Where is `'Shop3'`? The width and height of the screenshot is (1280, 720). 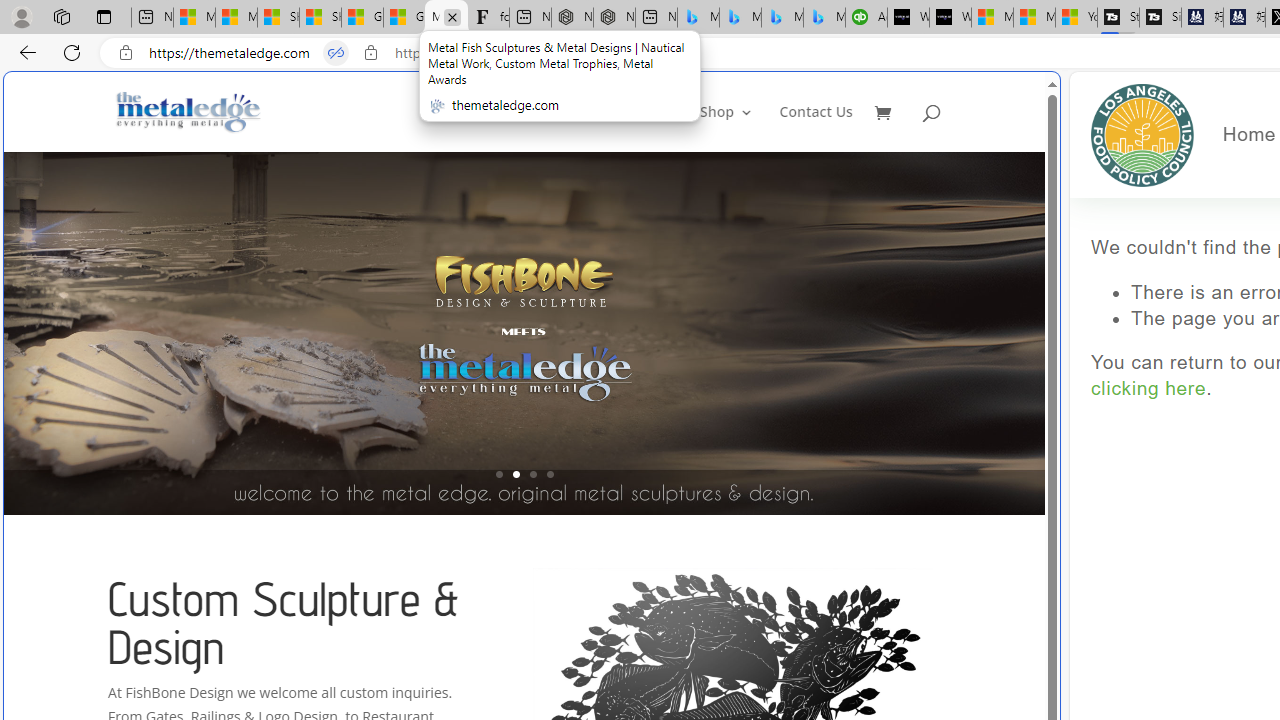 'Shop3' is located at coordinates (736, 128).